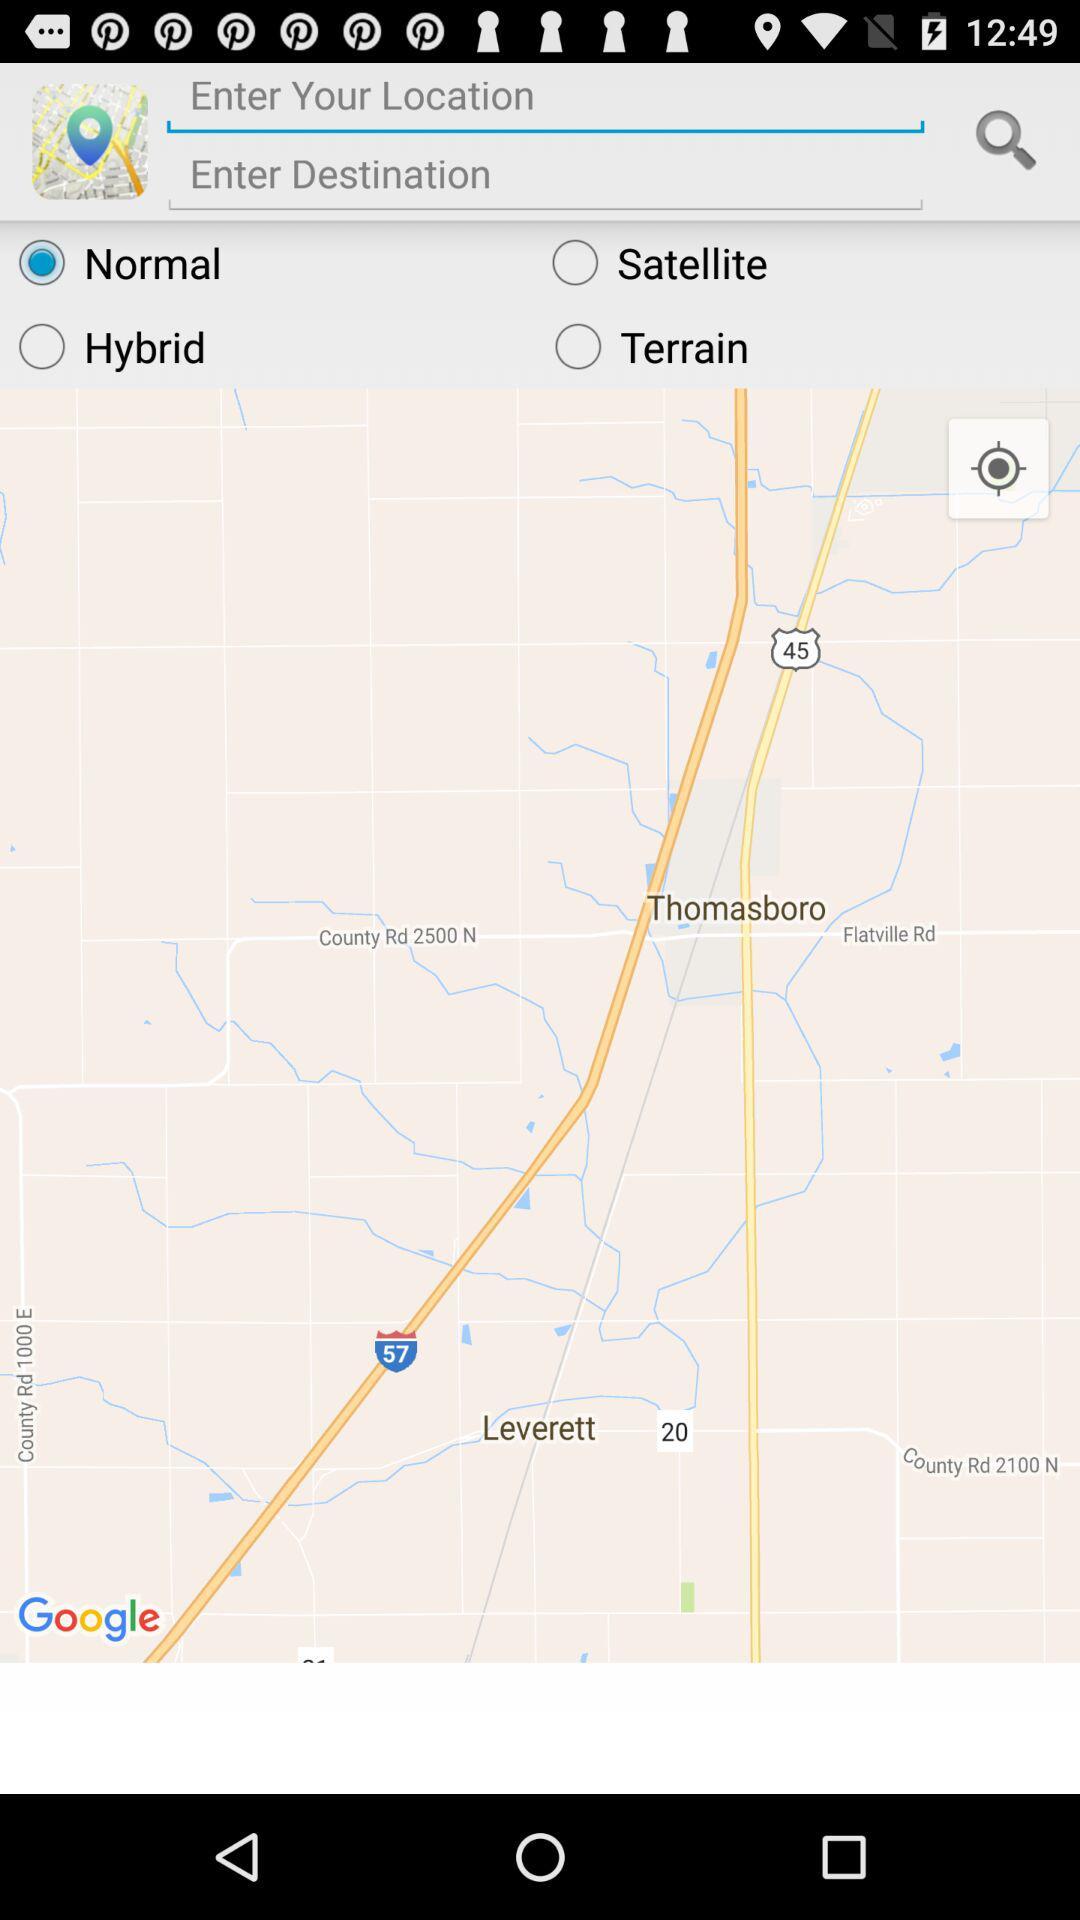 This screenshot has width=1080, height=1920. I want to click on the item next to hybrid radio button, so click(807, 346).